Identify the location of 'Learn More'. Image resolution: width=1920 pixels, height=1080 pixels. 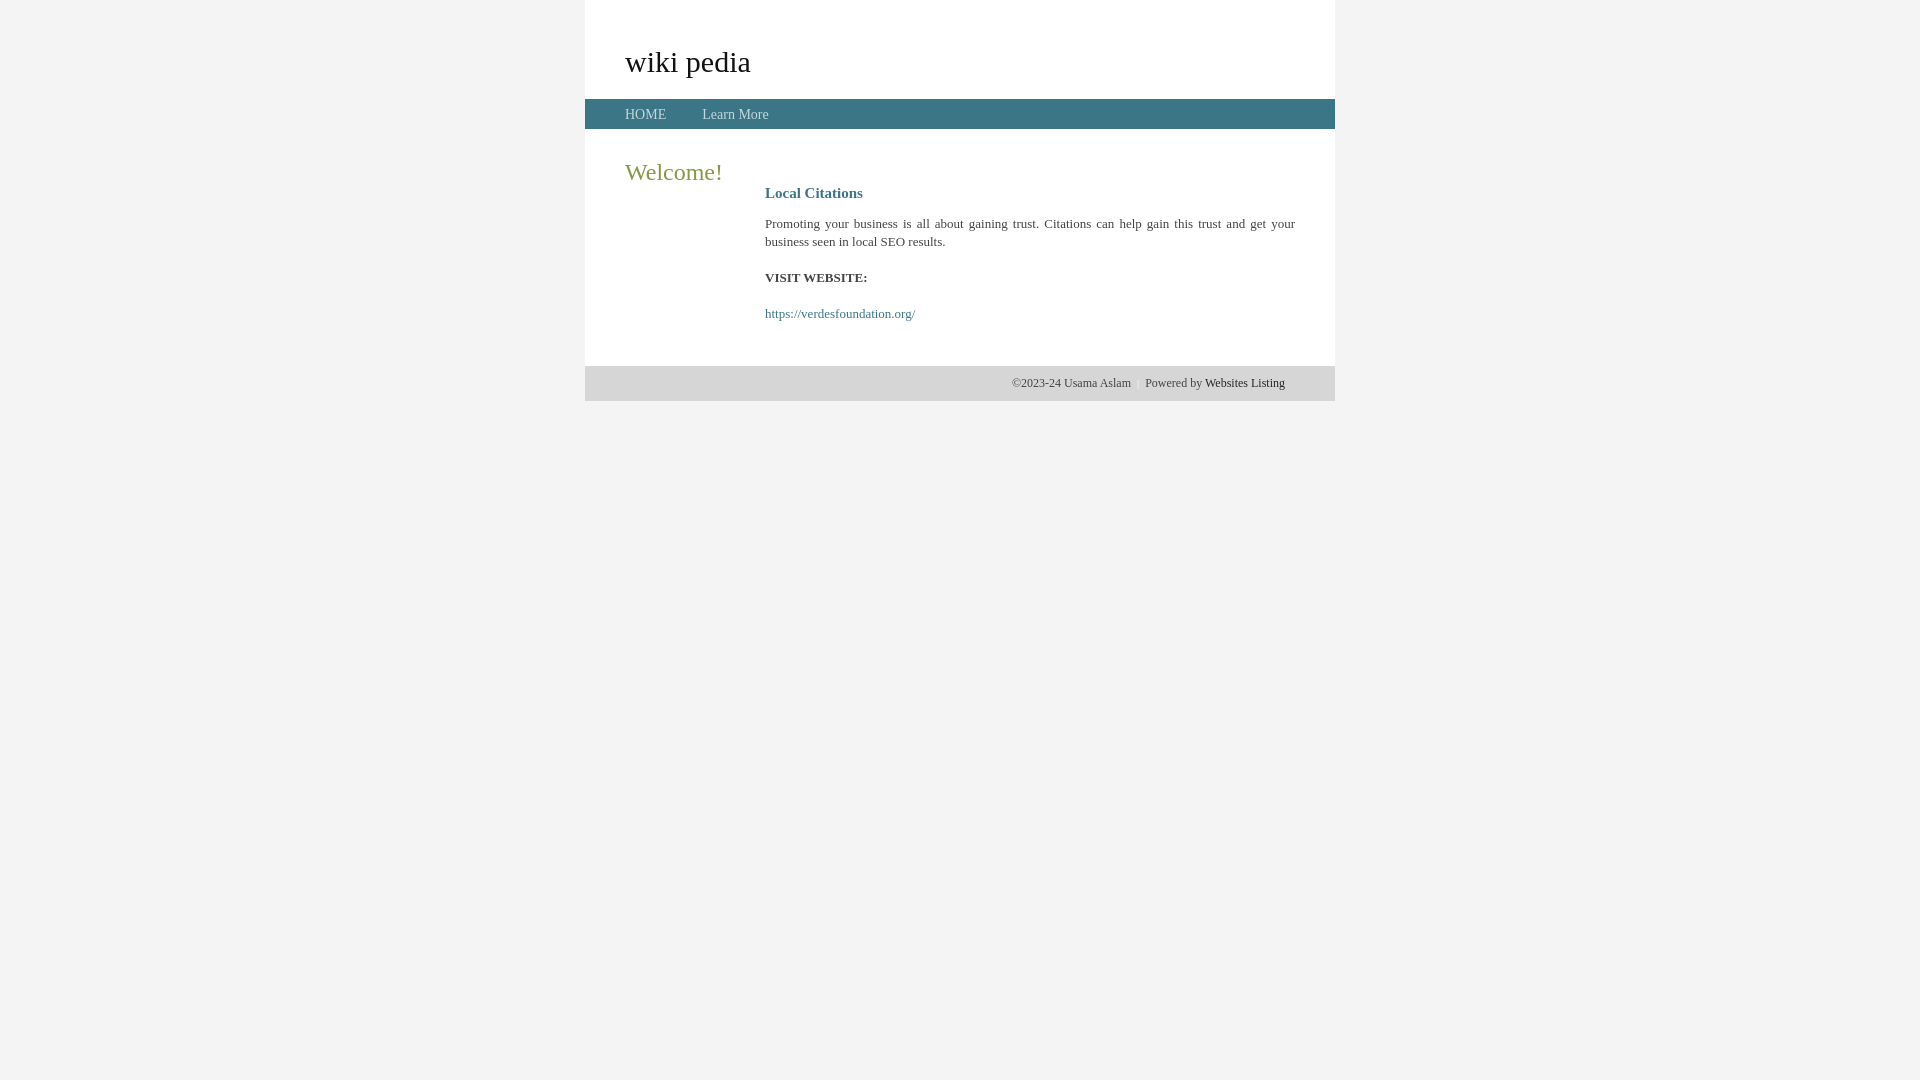
(733, 114).